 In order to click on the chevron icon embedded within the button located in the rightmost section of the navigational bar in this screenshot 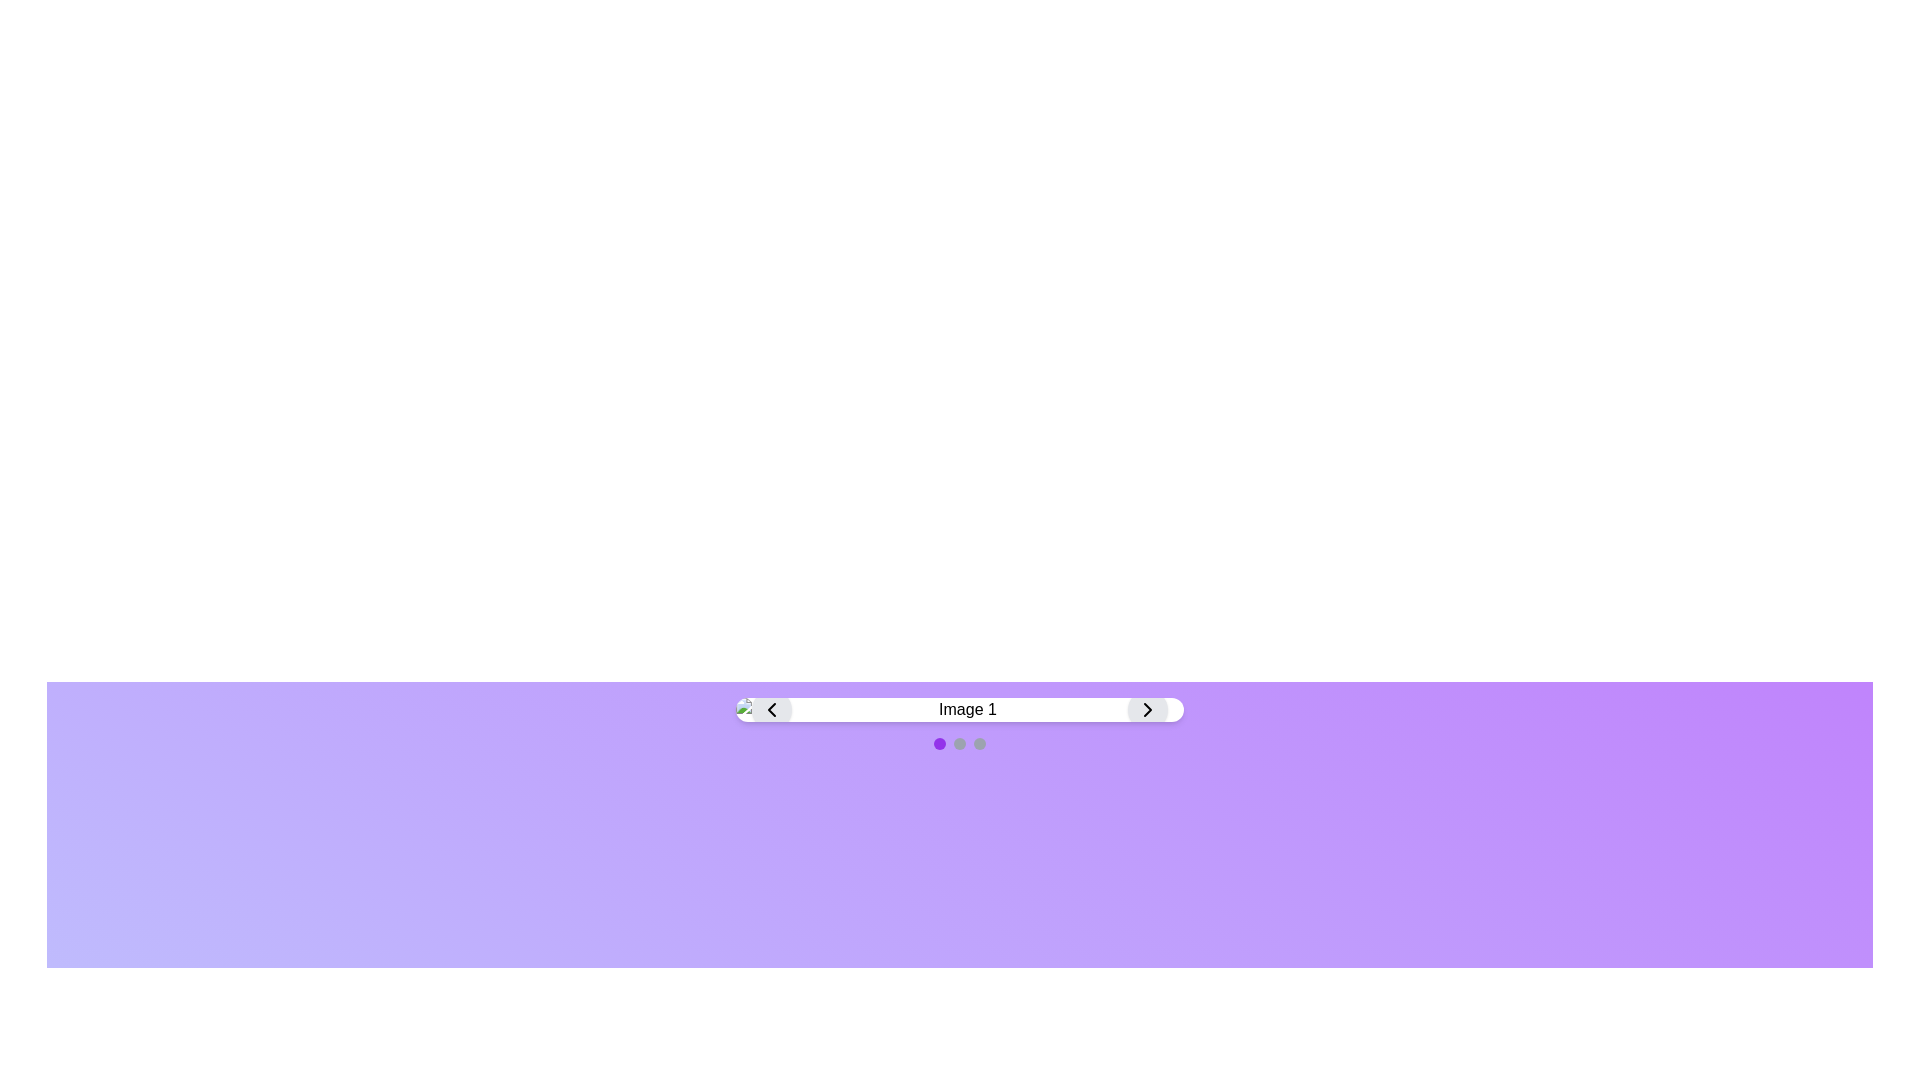, I will do `click(1147, 708)`.